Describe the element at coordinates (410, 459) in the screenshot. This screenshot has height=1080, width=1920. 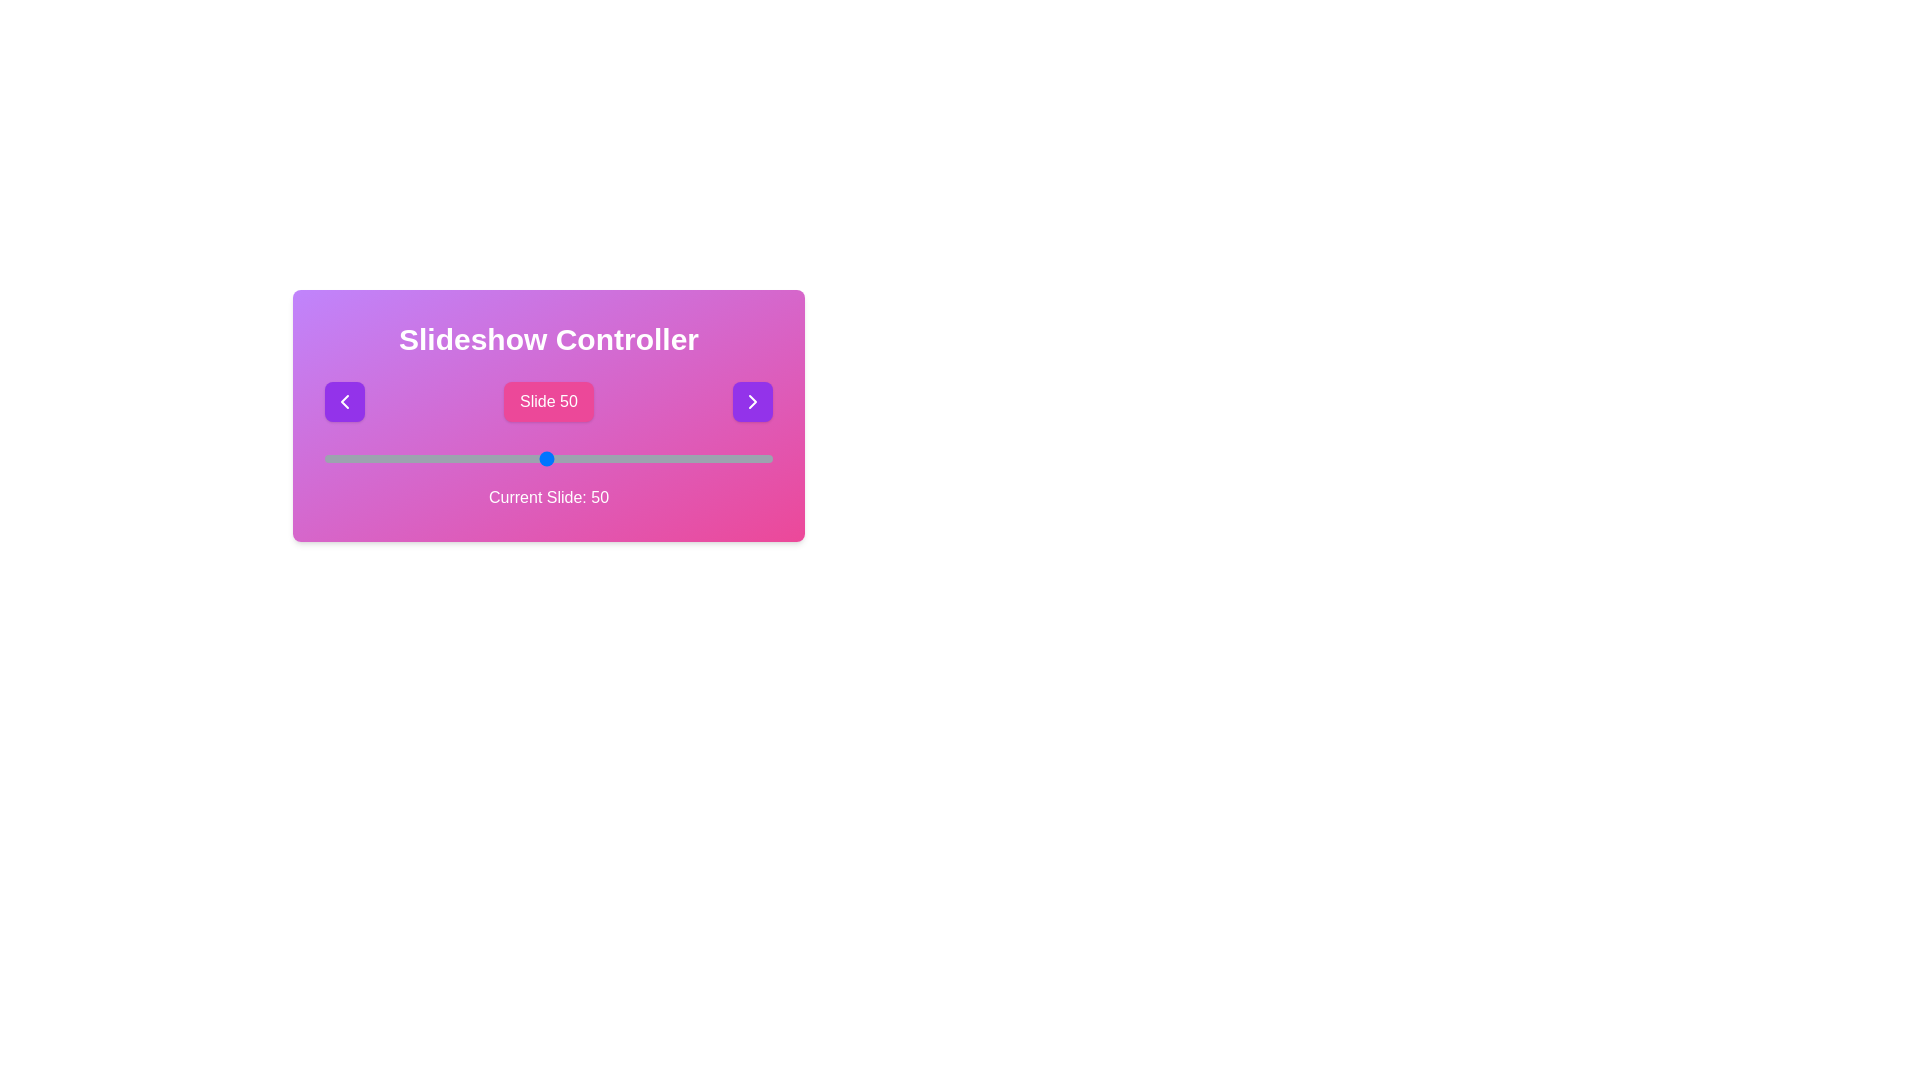
I see `the slider to select slide 20` at that location.